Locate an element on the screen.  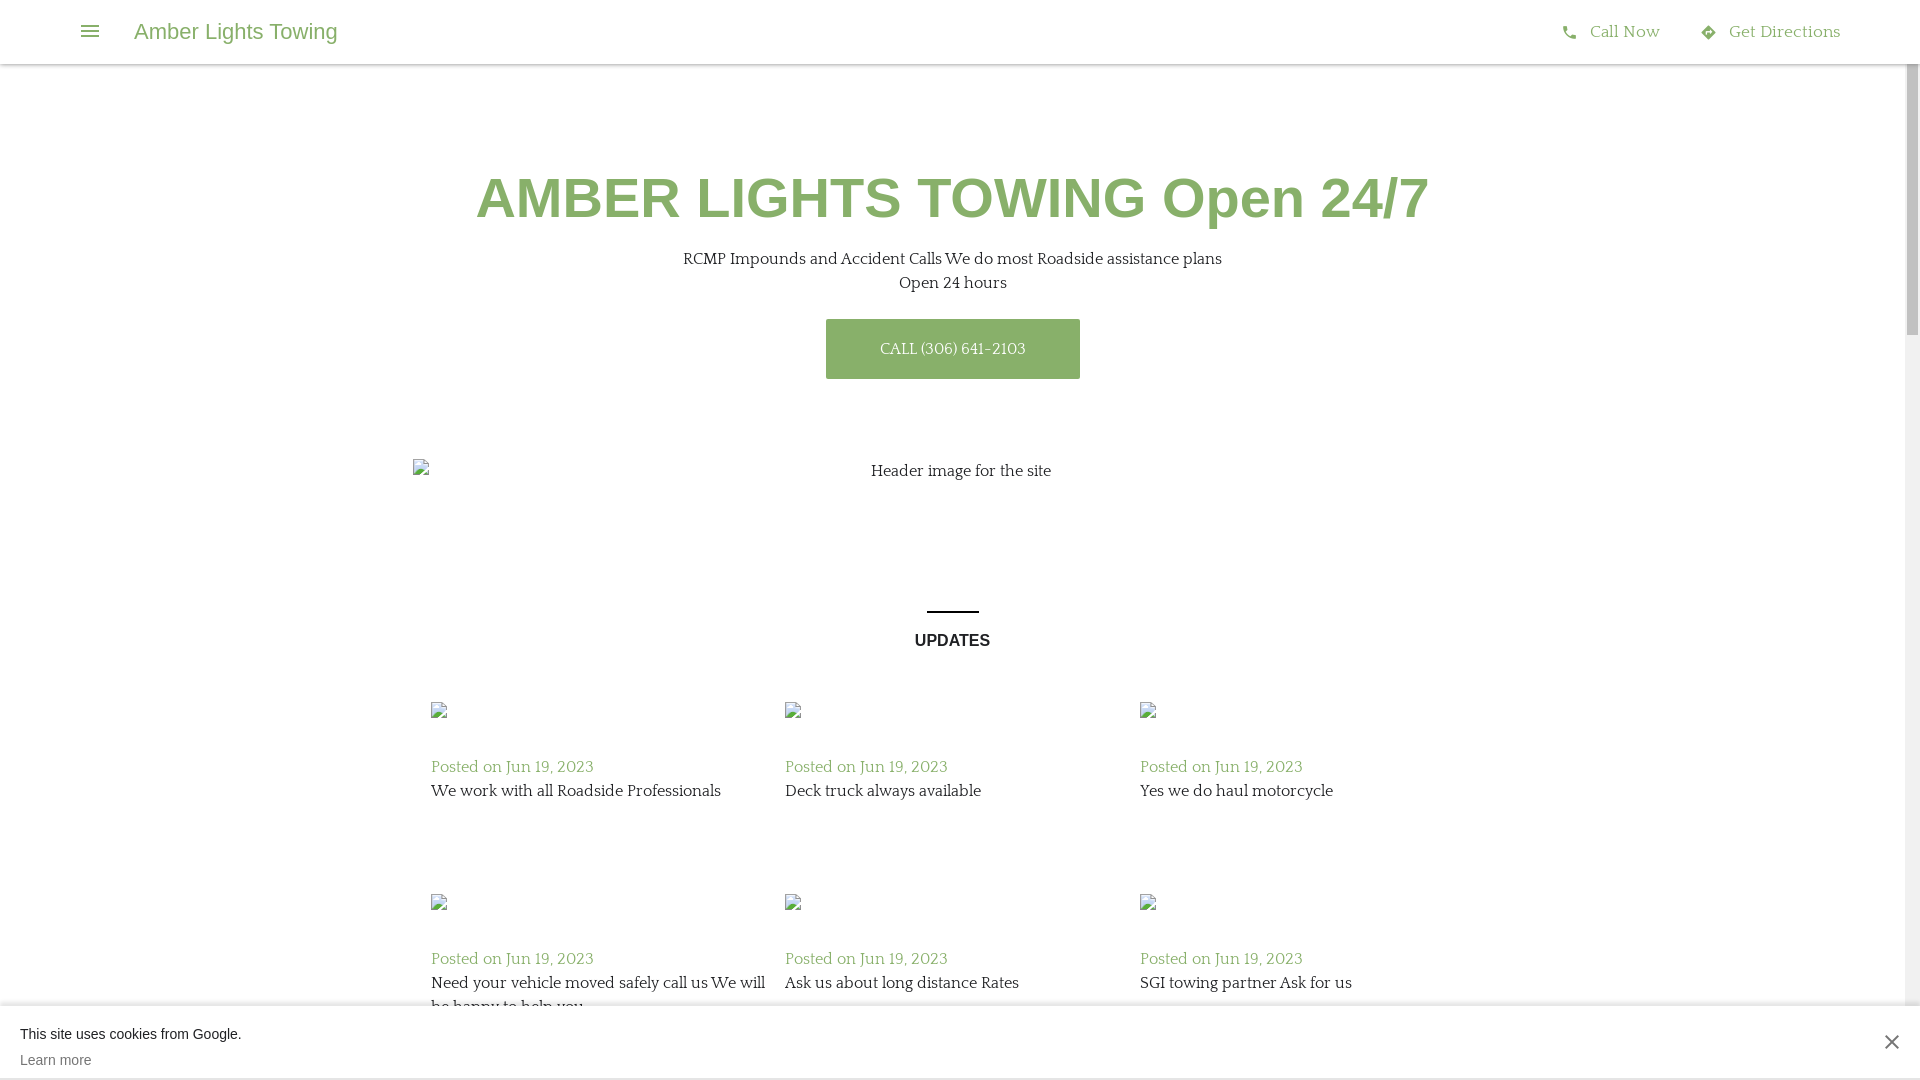
'Posted on Jun 19, 2023' is located at coordinates (866, 958).